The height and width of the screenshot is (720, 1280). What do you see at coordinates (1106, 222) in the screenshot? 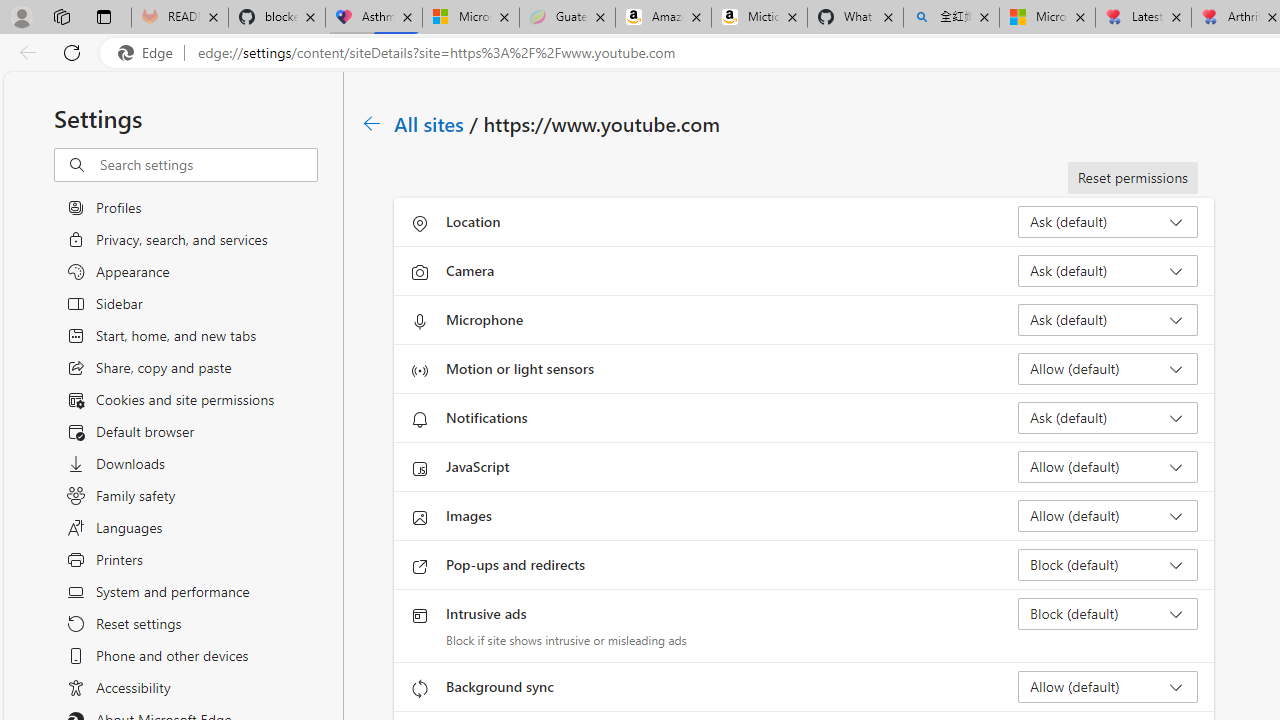
I see `'Location Ask (default)'` at bounding box center [1106, 222].